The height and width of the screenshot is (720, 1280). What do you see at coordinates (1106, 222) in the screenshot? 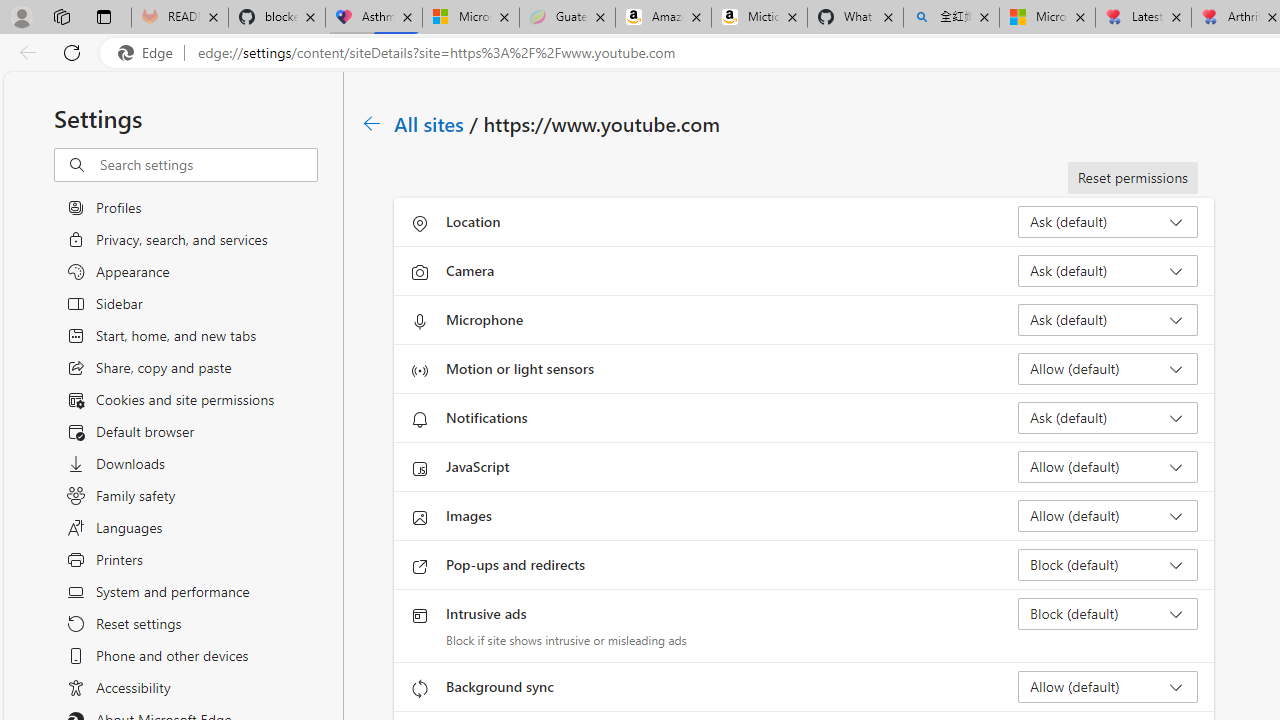
I see `'Location Ask (default)'` at bounding box center [1106, 222].